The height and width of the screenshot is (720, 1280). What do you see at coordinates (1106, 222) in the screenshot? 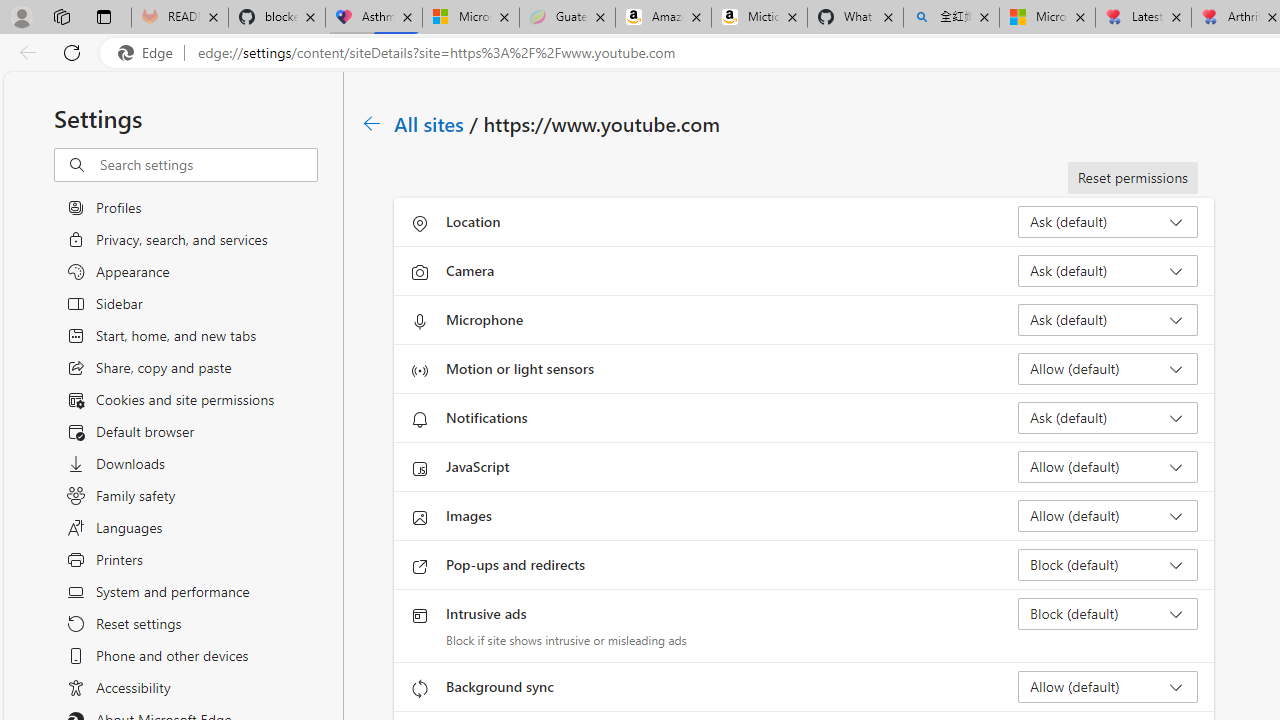
I see `'Location Ask (default)'` at bounding box center [1106, 222].